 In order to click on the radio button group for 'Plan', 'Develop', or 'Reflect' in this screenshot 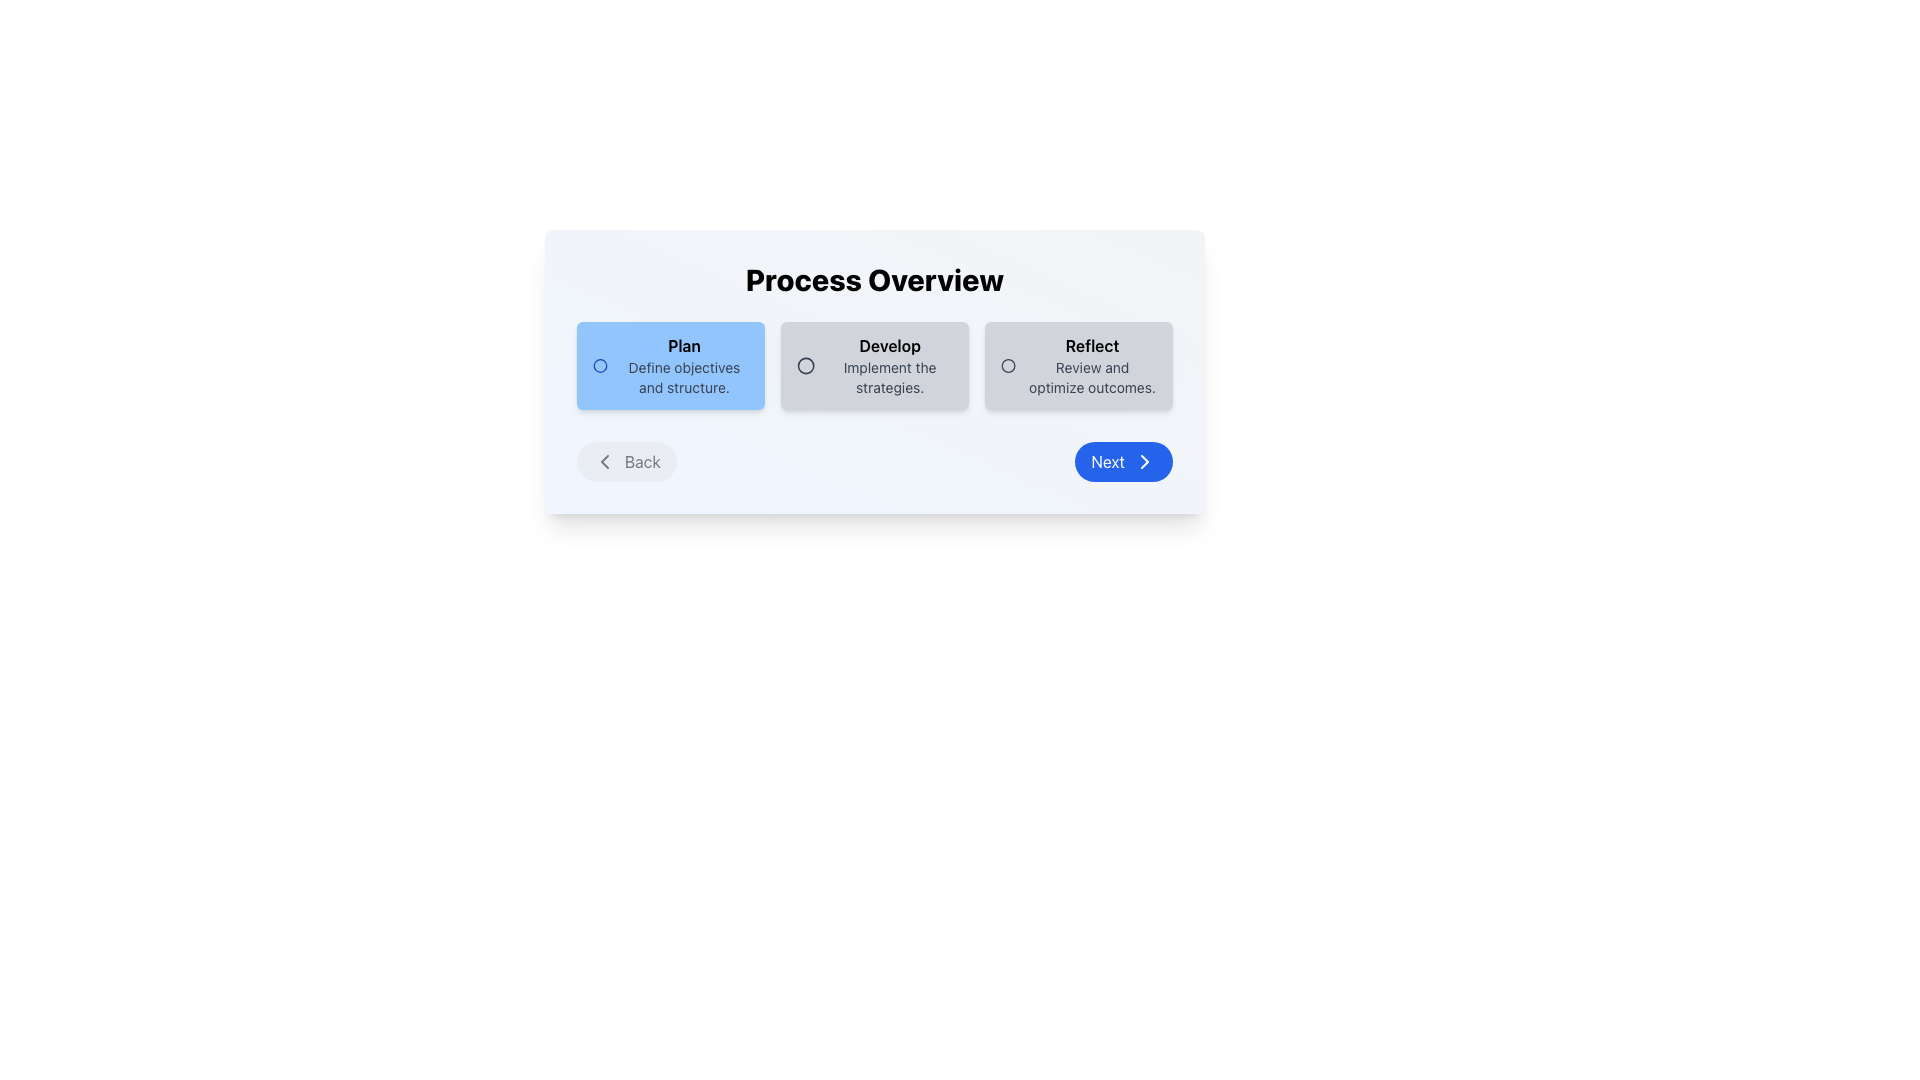, I will do `click(874, 366)`.